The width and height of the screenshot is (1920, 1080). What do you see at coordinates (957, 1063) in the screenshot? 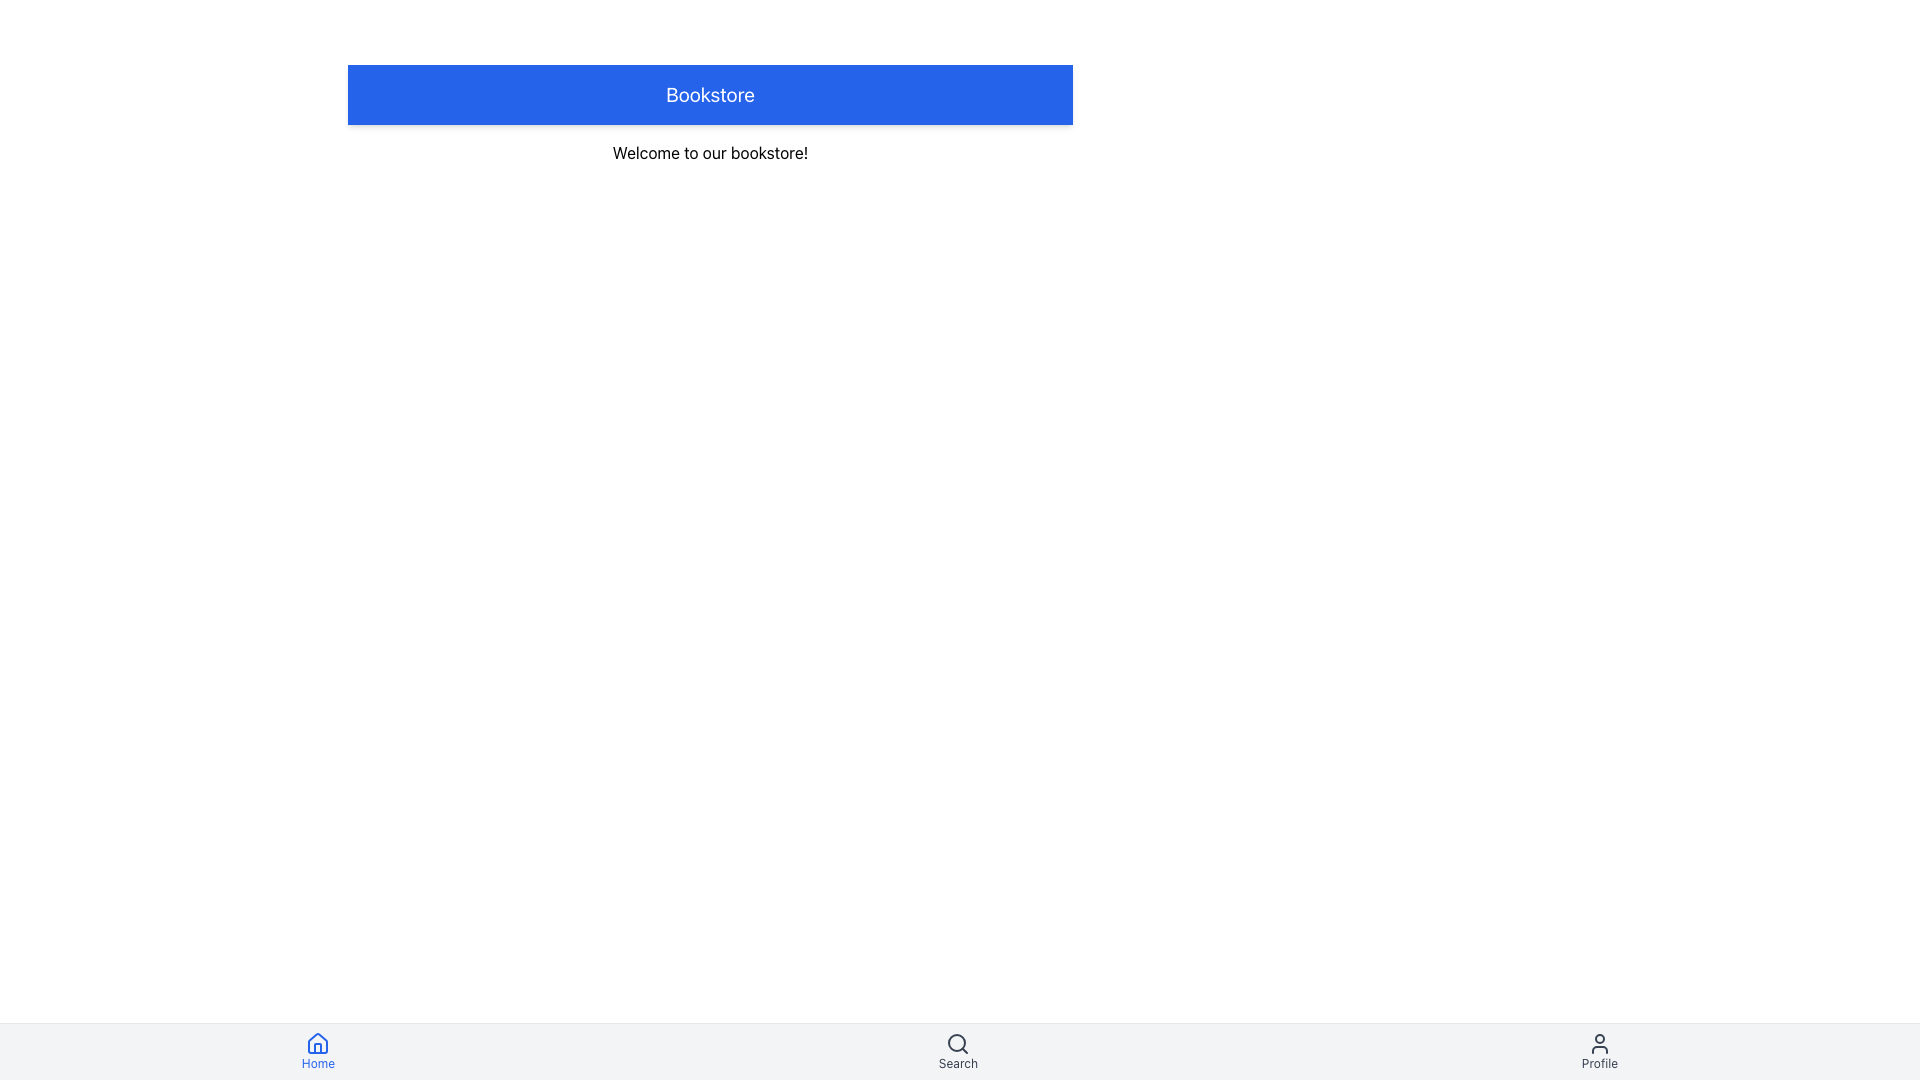
I see `text label element that contains the word 'Search', styled in gray, located below the search icon in the bottom navigation bar` at bounding box center [957, 1063].